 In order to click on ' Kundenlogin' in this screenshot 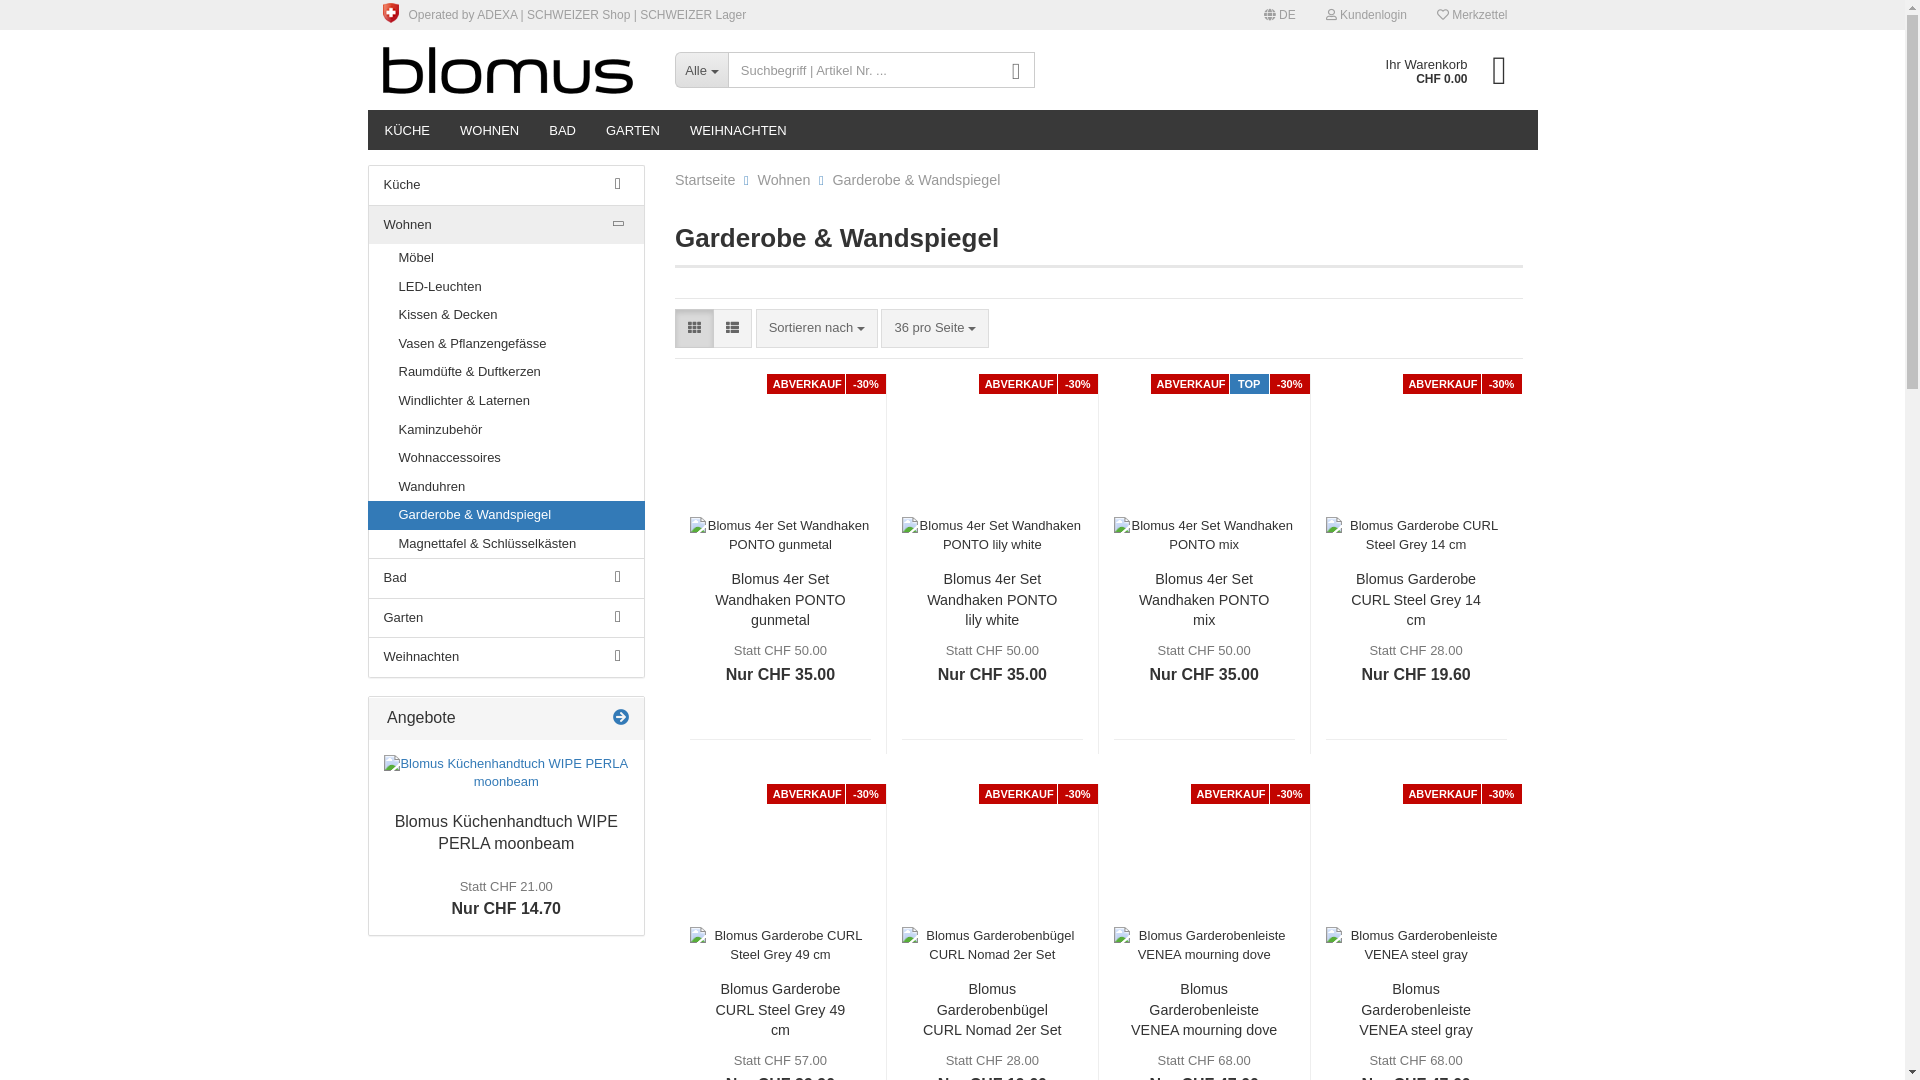, I will do `click(1365, 15)`.